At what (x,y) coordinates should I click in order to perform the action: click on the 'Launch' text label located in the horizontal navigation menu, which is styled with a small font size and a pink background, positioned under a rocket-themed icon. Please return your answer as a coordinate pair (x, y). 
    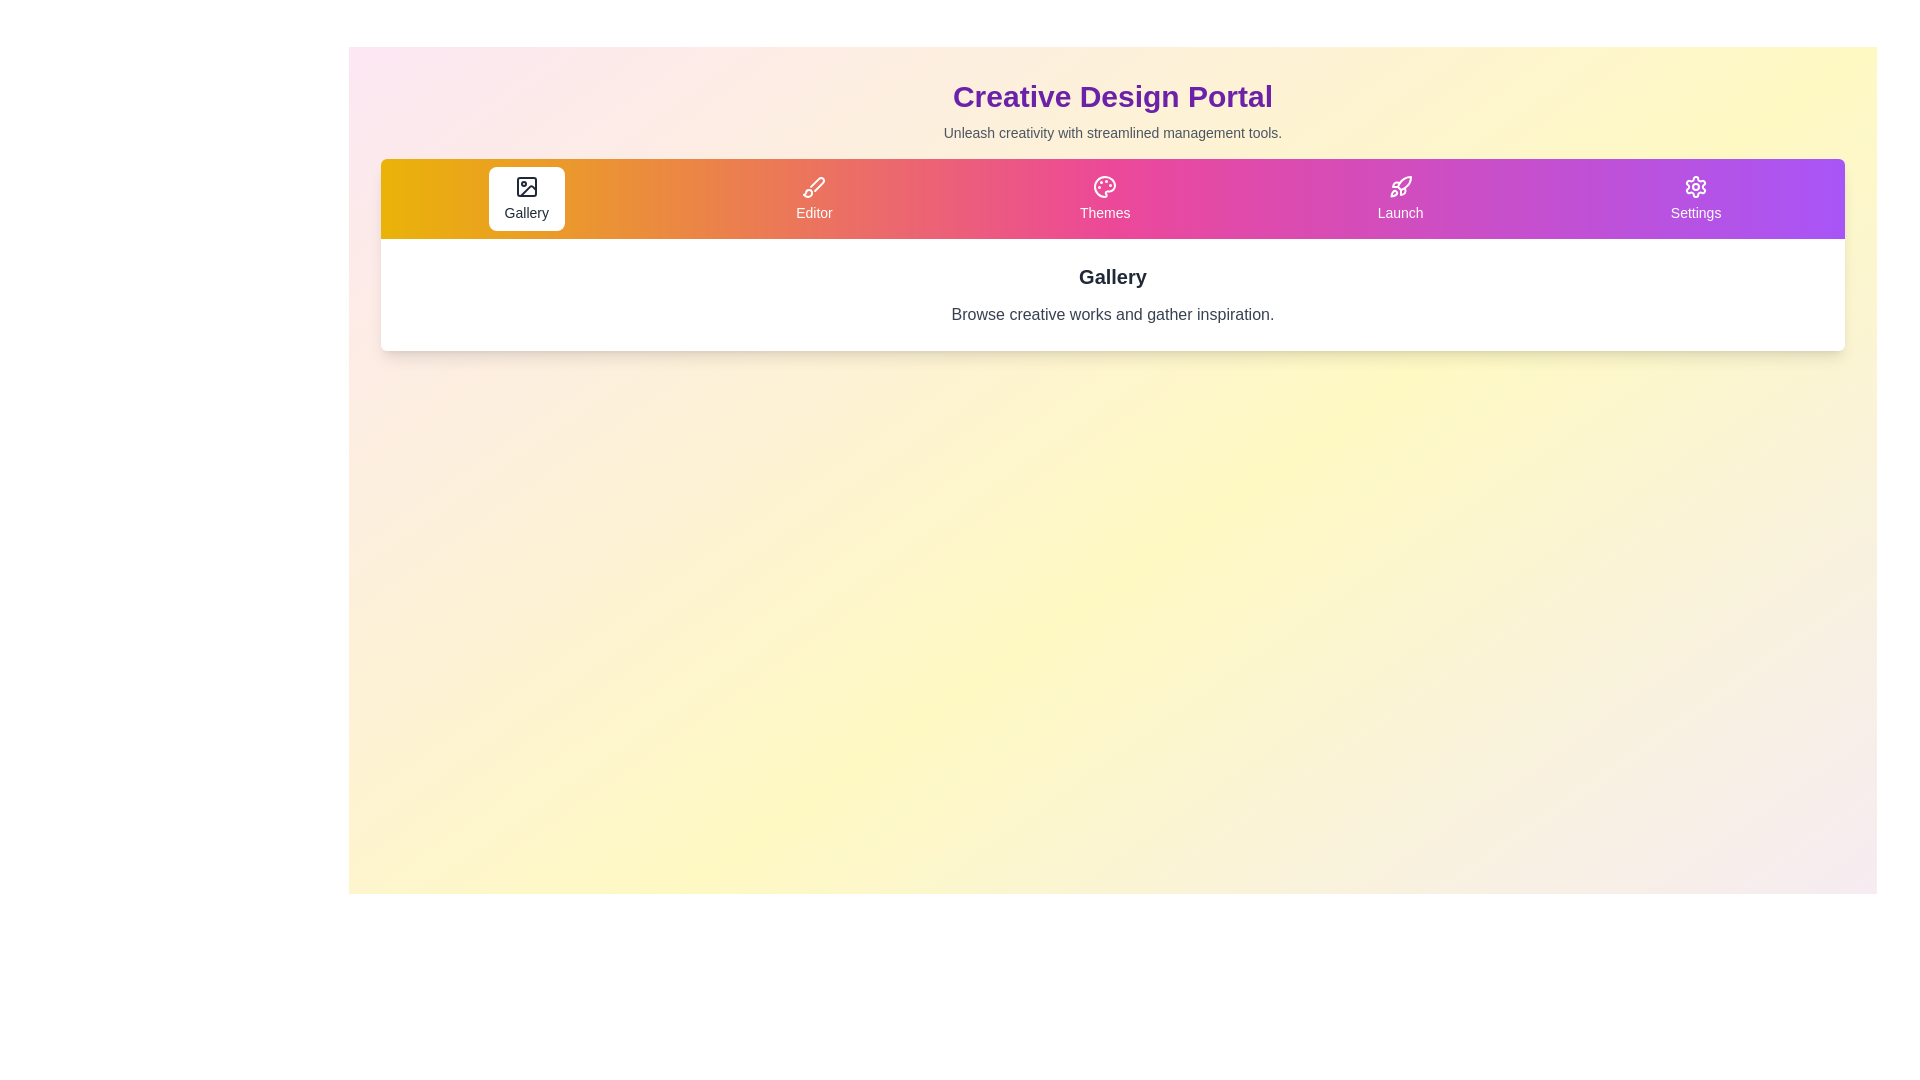
    Looking at the image, I should click on (1399, 212).